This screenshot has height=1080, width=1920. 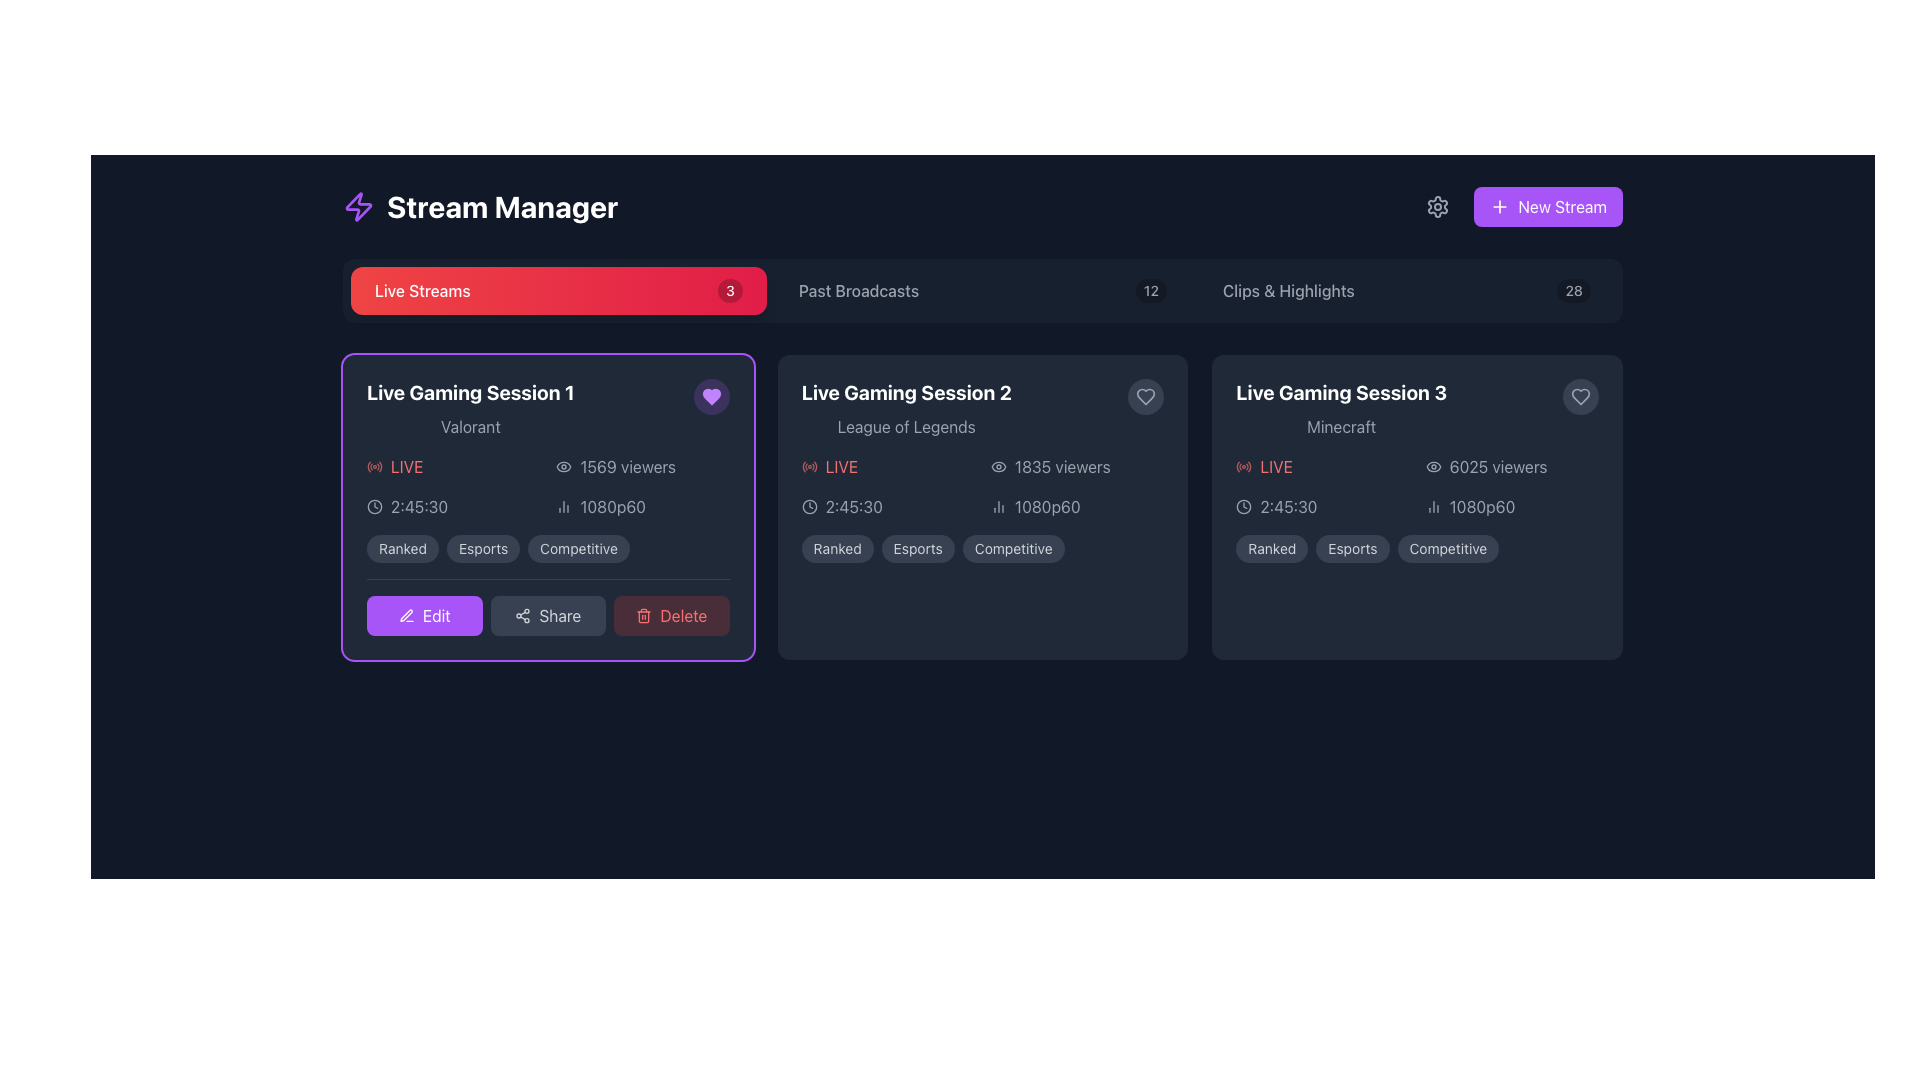 I want to click on the Static Text Content that serves as the title and subtitle for the gaming session, located in the first card of the stream manager interface, so click(x=469, y=407).